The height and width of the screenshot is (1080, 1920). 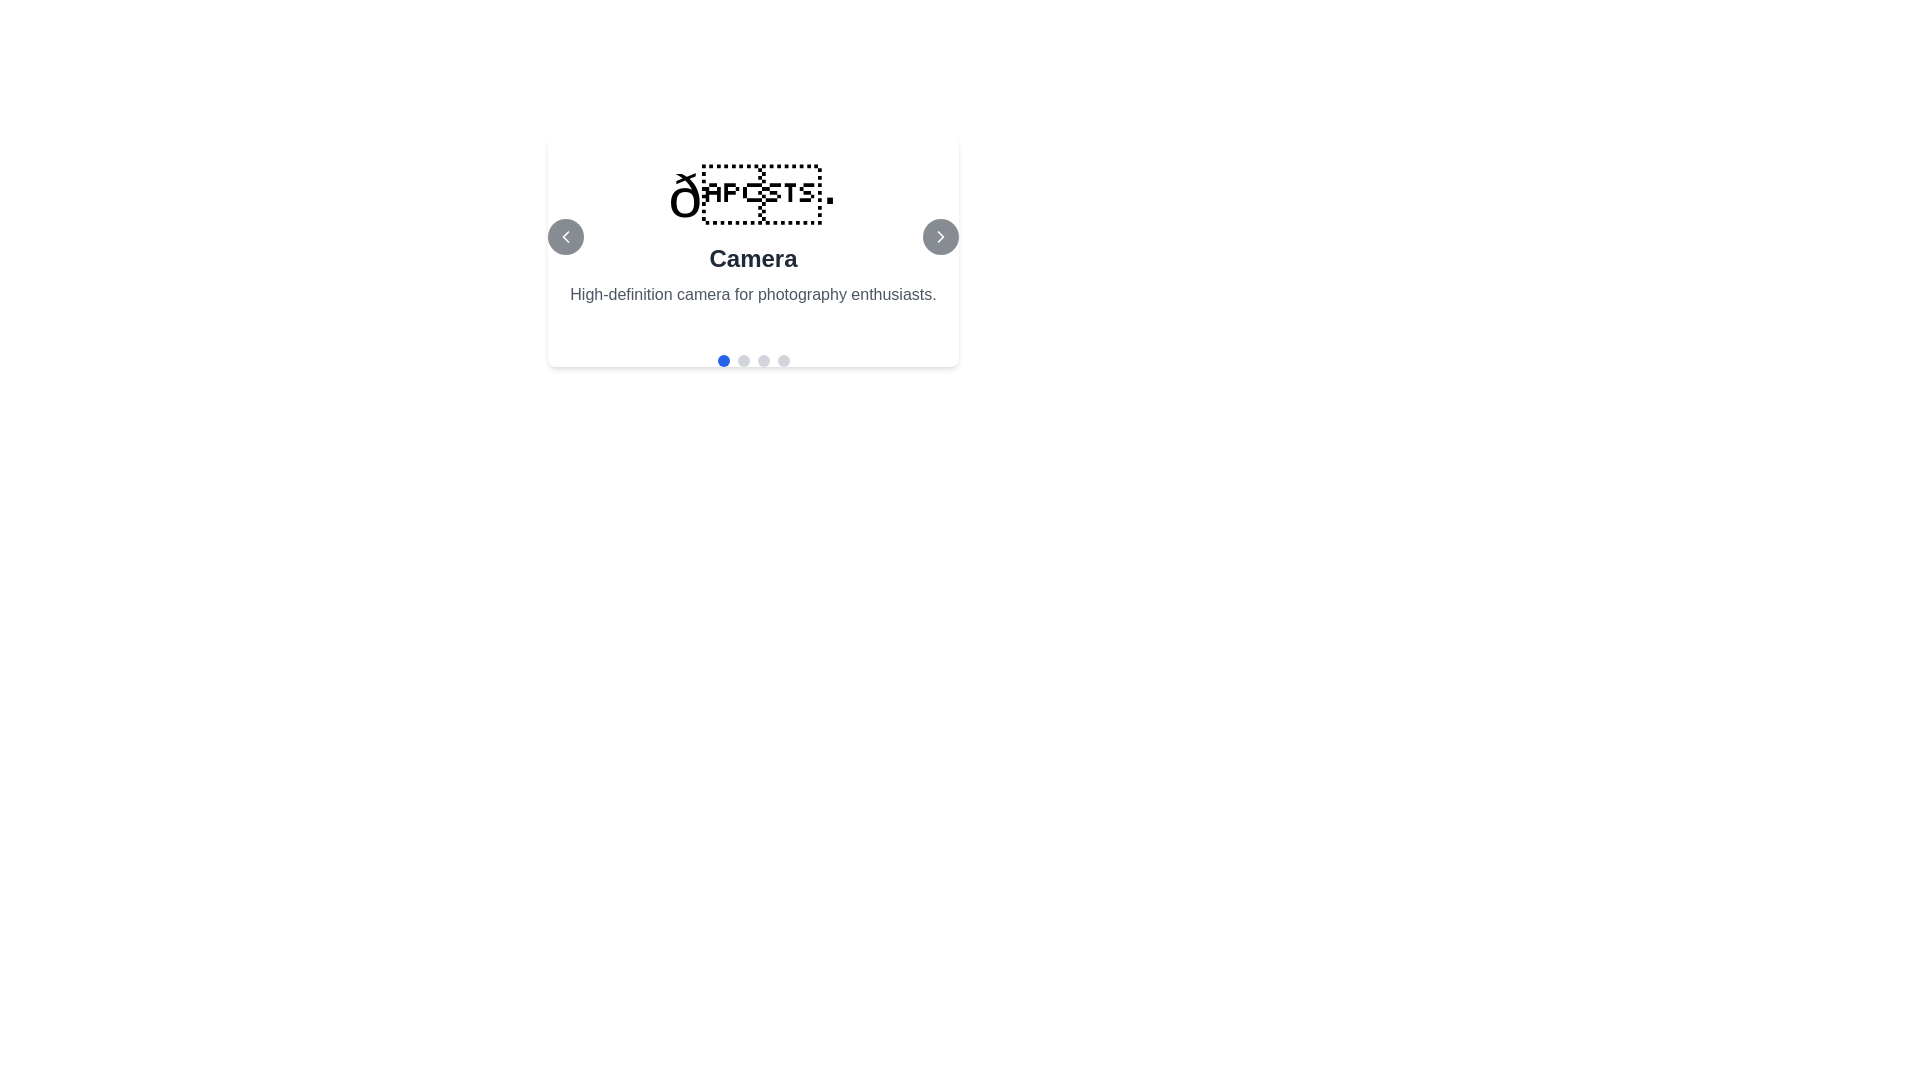 What do you see at coordinates (752, 361) in the screenshot?
I see `the blue active dot` at bounding box center [752, 361].